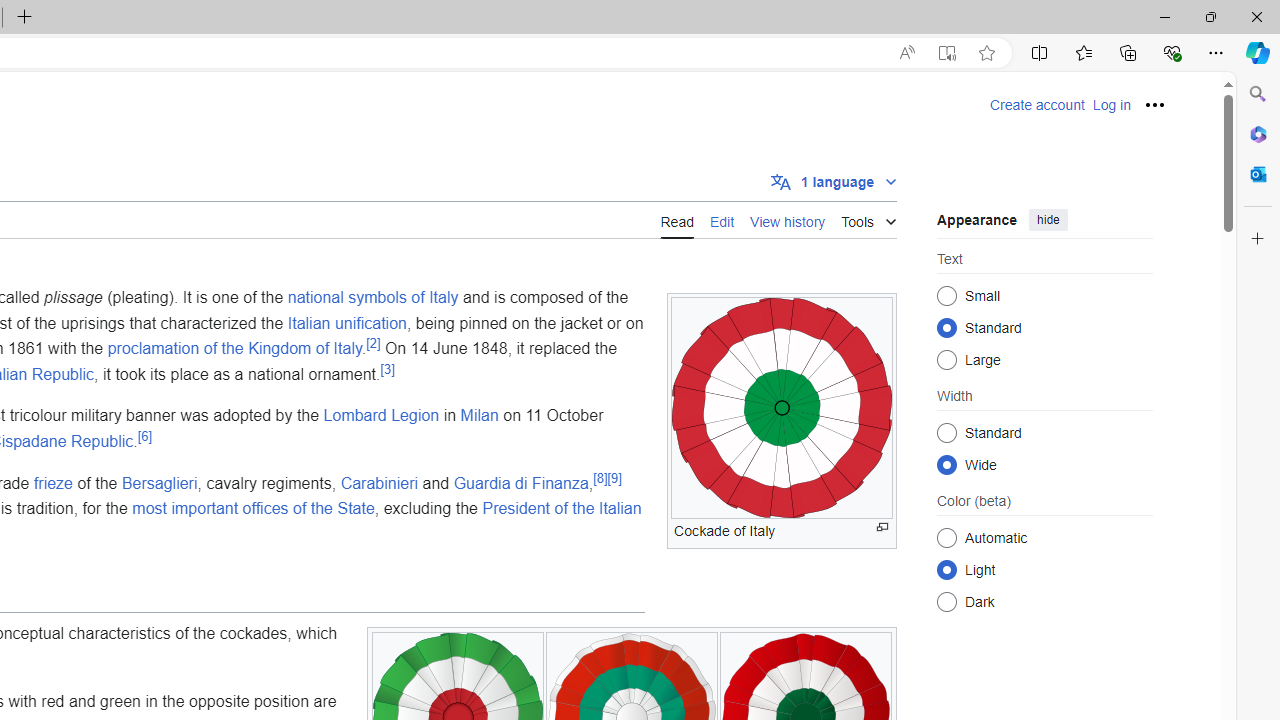  What do you see at coordinates (986, 52) in the screenshot?
I see `'Add this page to favorites (Ctrl+D)'` at bounding box center [986, 52].